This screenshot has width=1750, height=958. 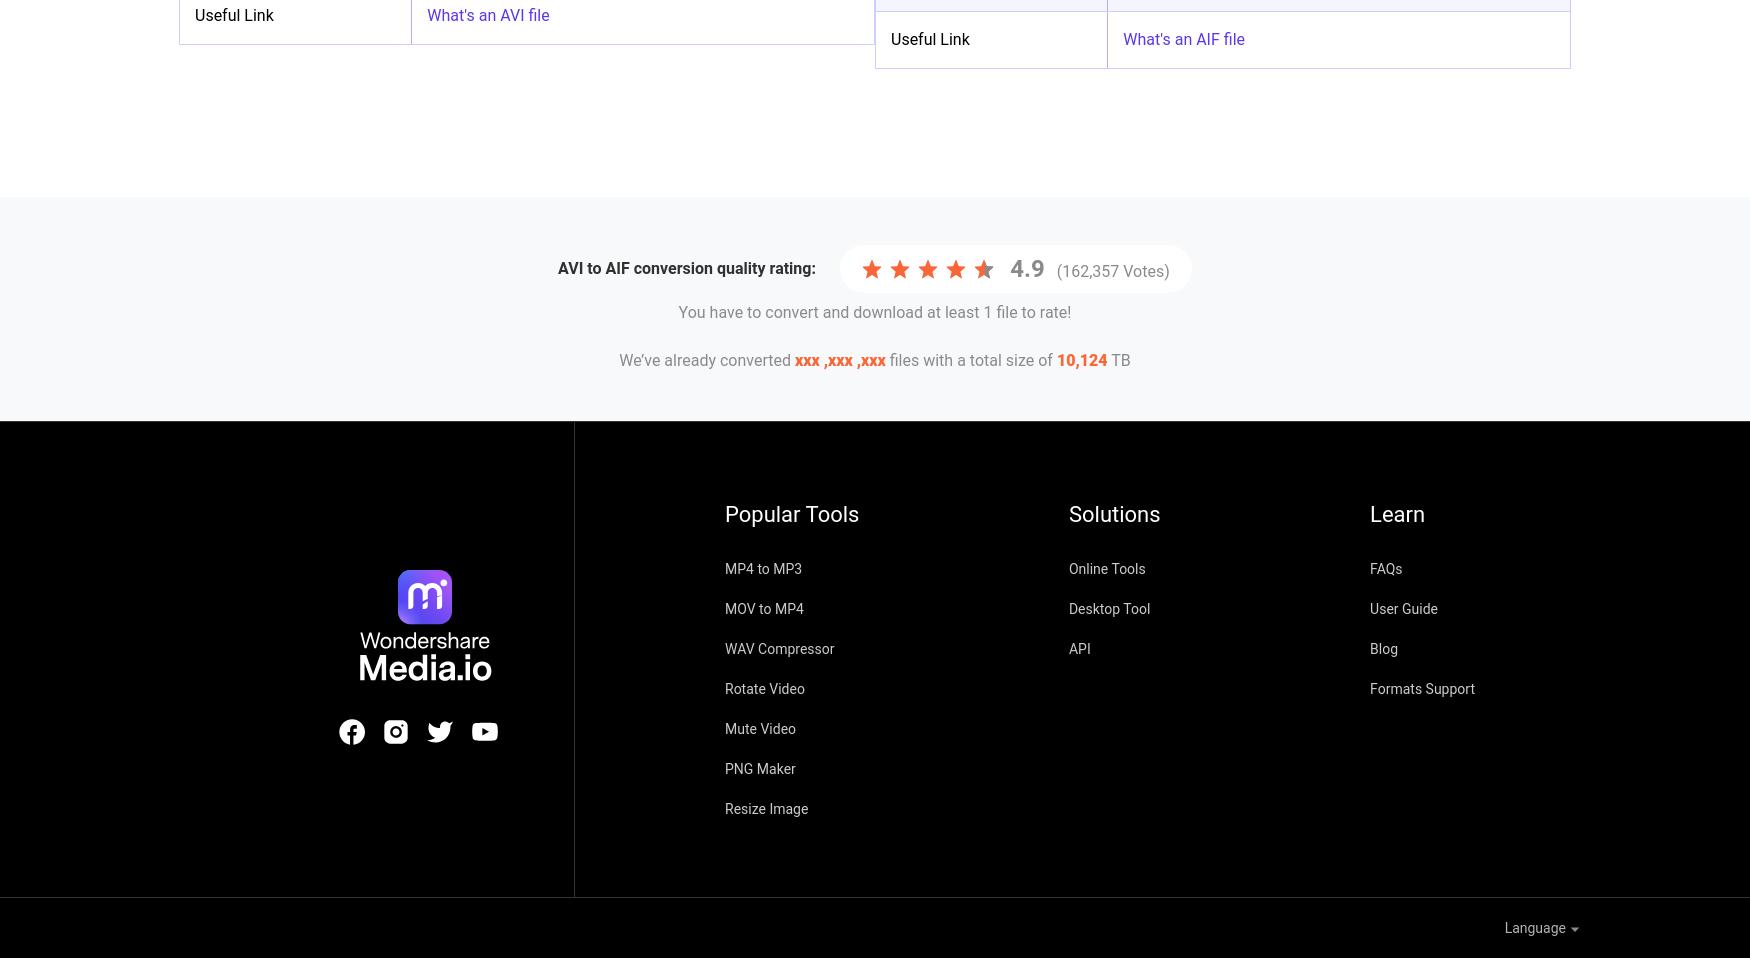 I want to click on 'Mute Video', so click(x=725, y=729).